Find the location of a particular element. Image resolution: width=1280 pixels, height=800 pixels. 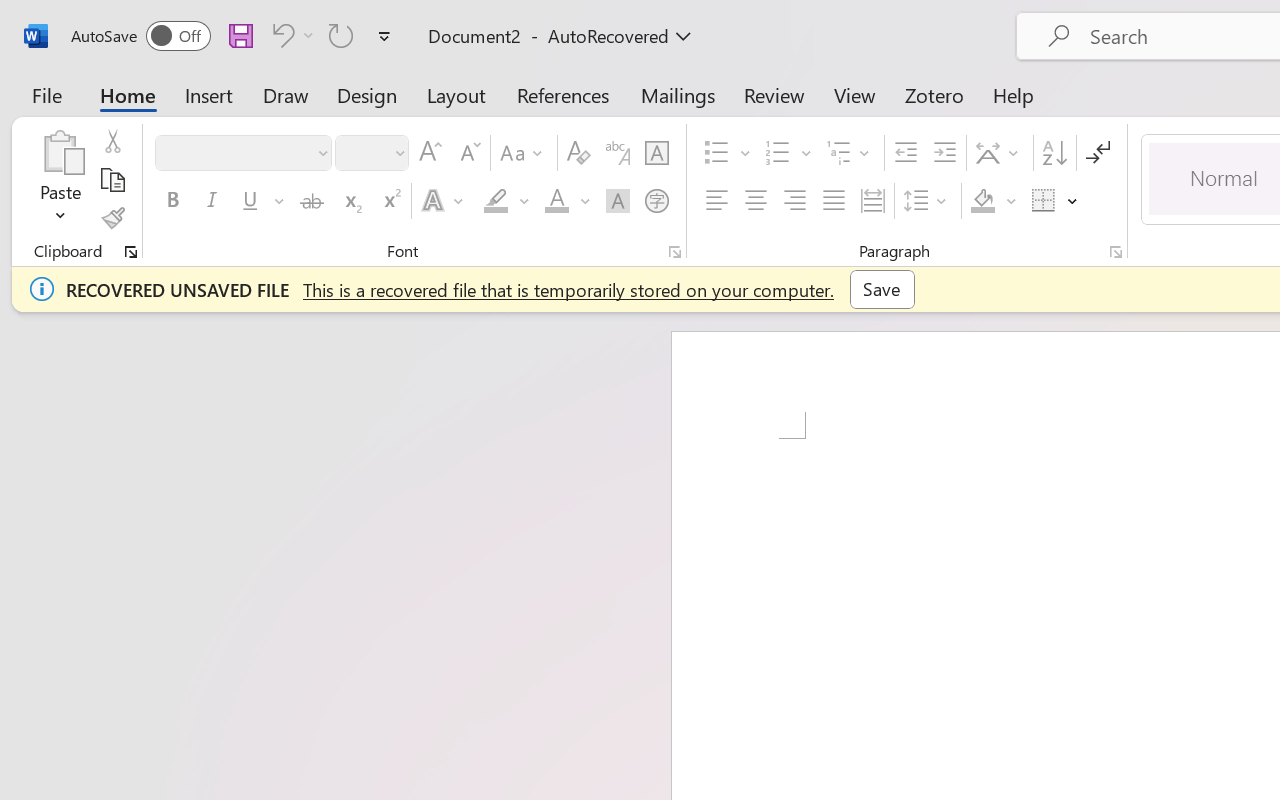

'Character Border' is located at coordinates (656, 153).